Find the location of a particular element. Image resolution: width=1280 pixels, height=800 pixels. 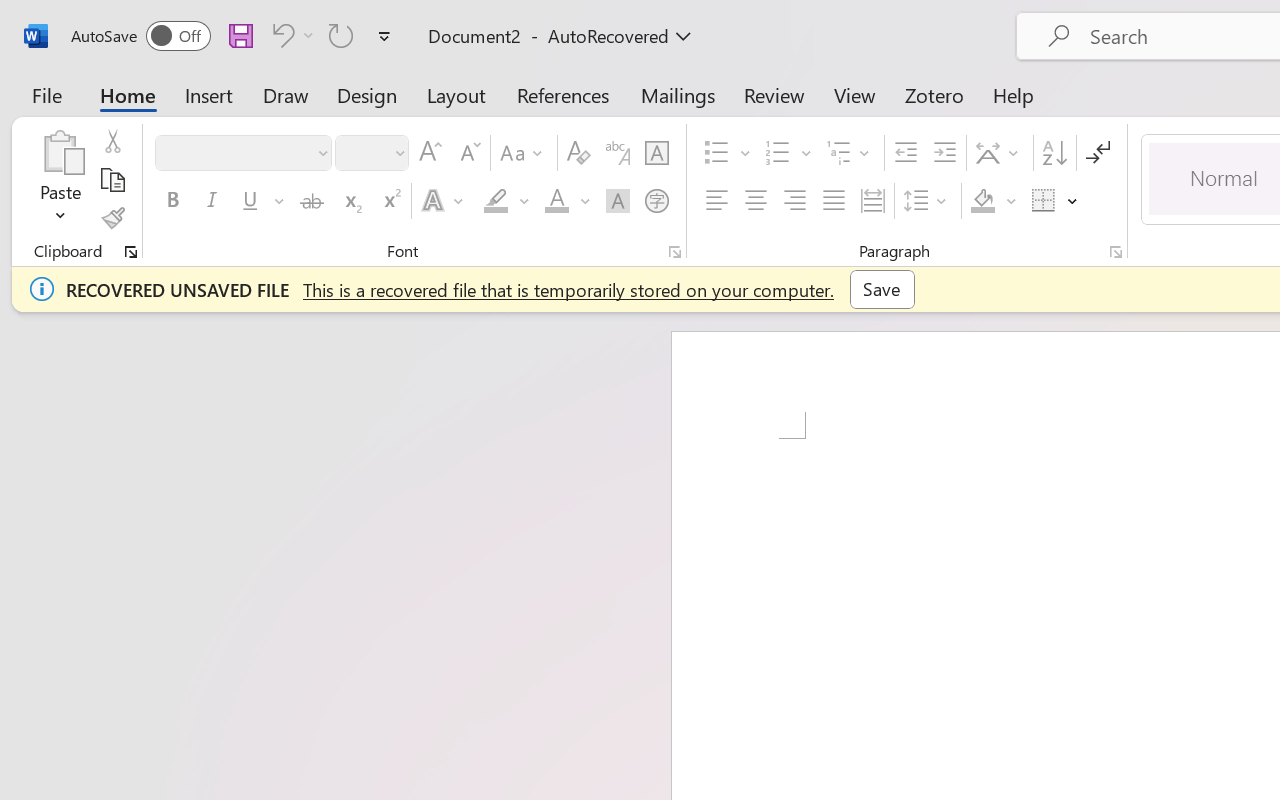

'Character Border' is located at coordinates (656, 153).